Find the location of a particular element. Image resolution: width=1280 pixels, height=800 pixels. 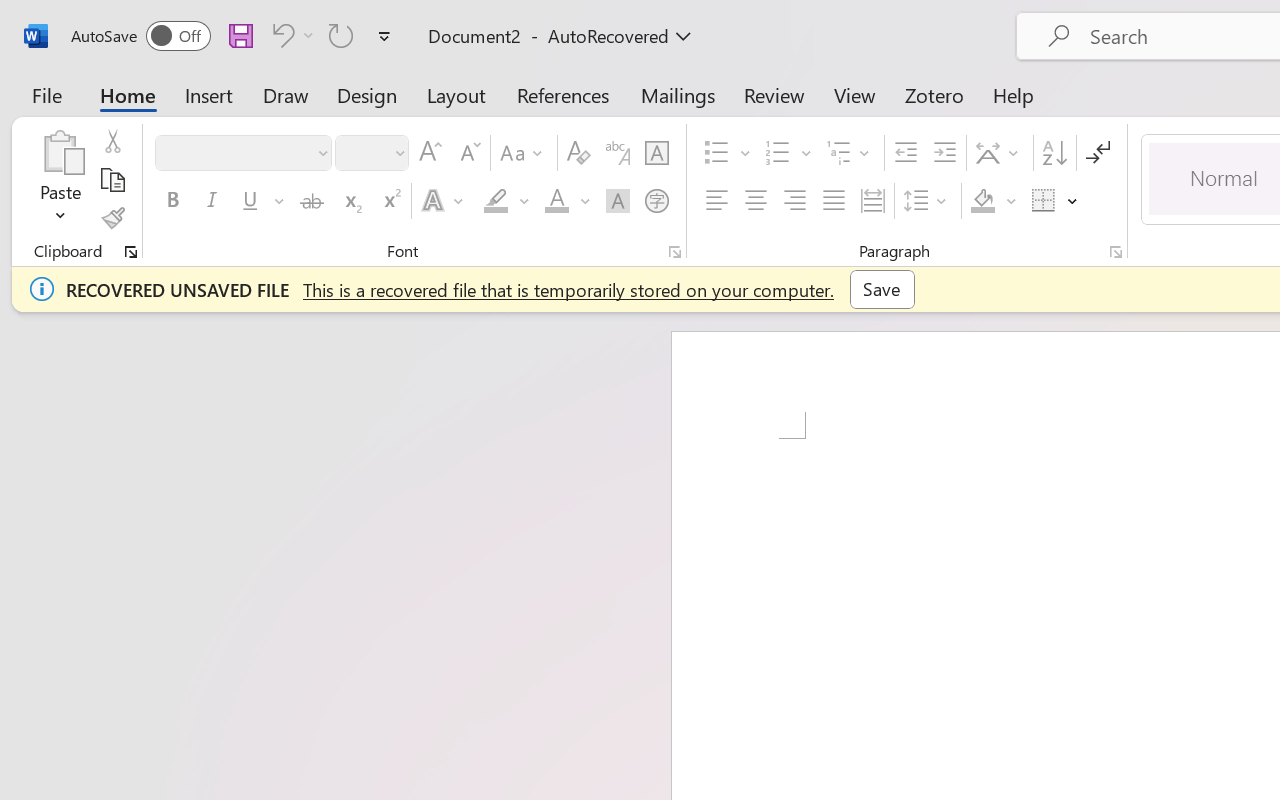

'Character Border' is located at coordinates (656, 153).